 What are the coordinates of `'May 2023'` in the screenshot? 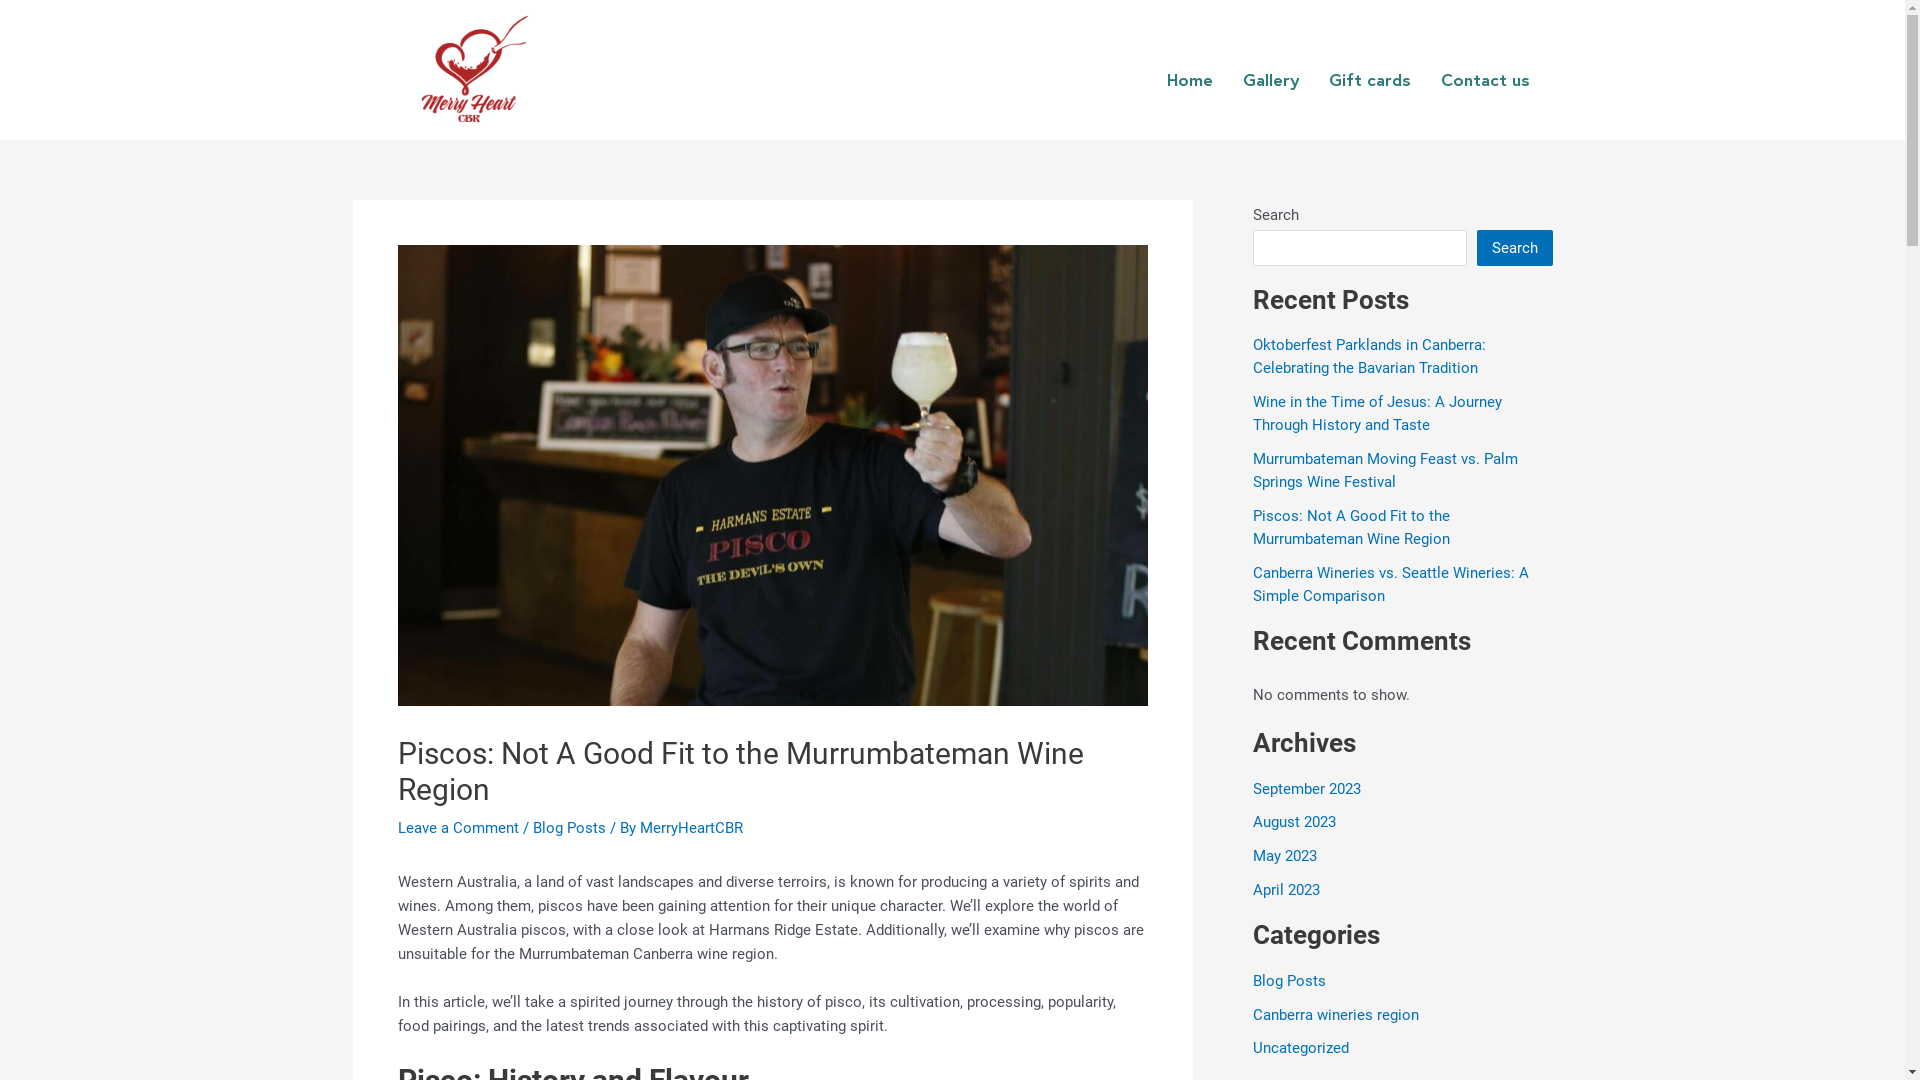 It's located at (1251, 855).